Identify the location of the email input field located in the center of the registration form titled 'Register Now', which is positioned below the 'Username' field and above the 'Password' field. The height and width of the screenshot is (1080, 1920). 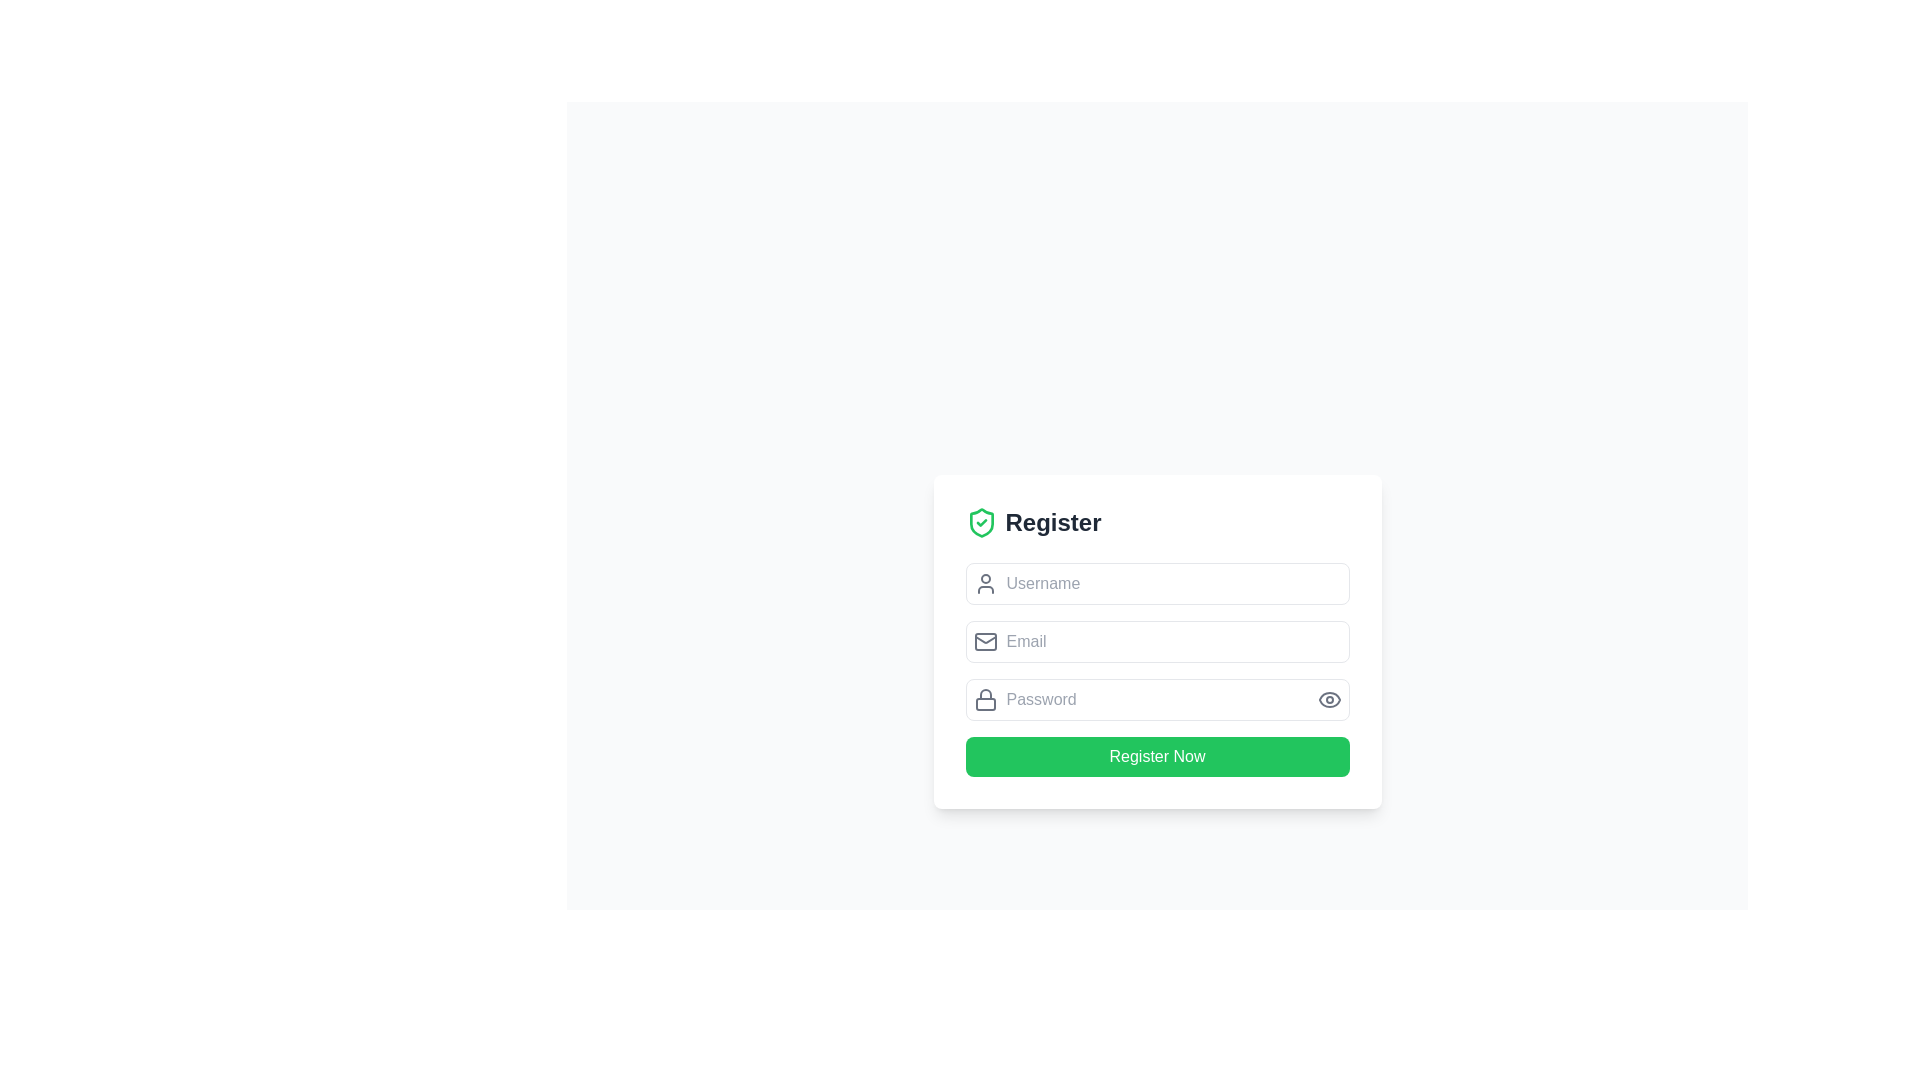
(1157, 641).